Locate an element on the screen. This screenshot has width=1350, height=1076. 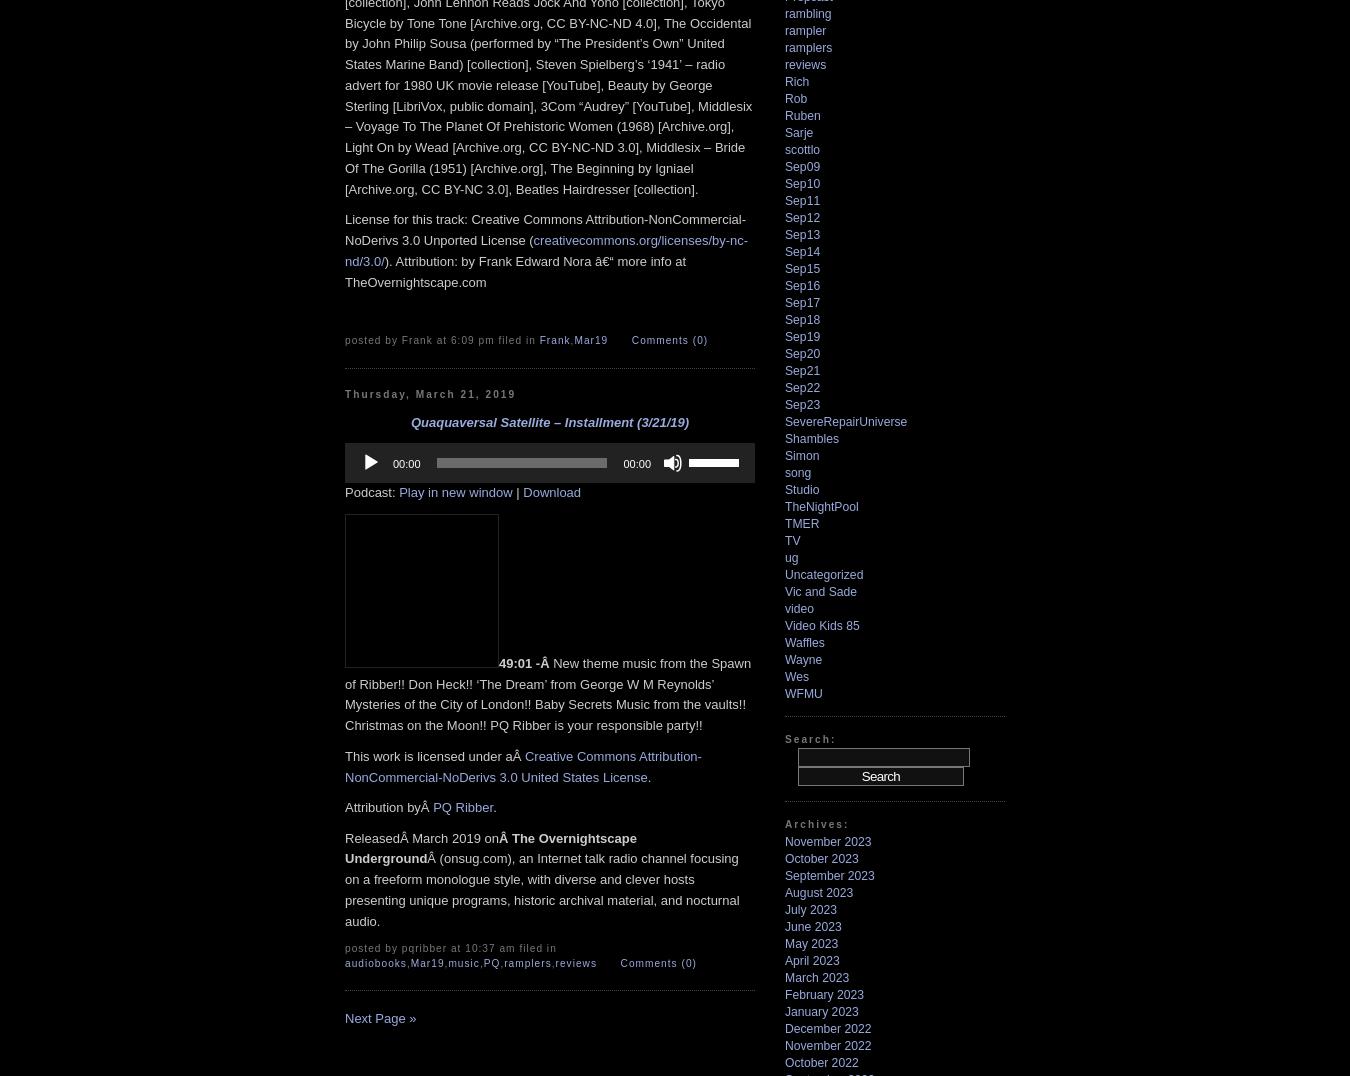
'Podcast:' is located at coordinates (345, 491).